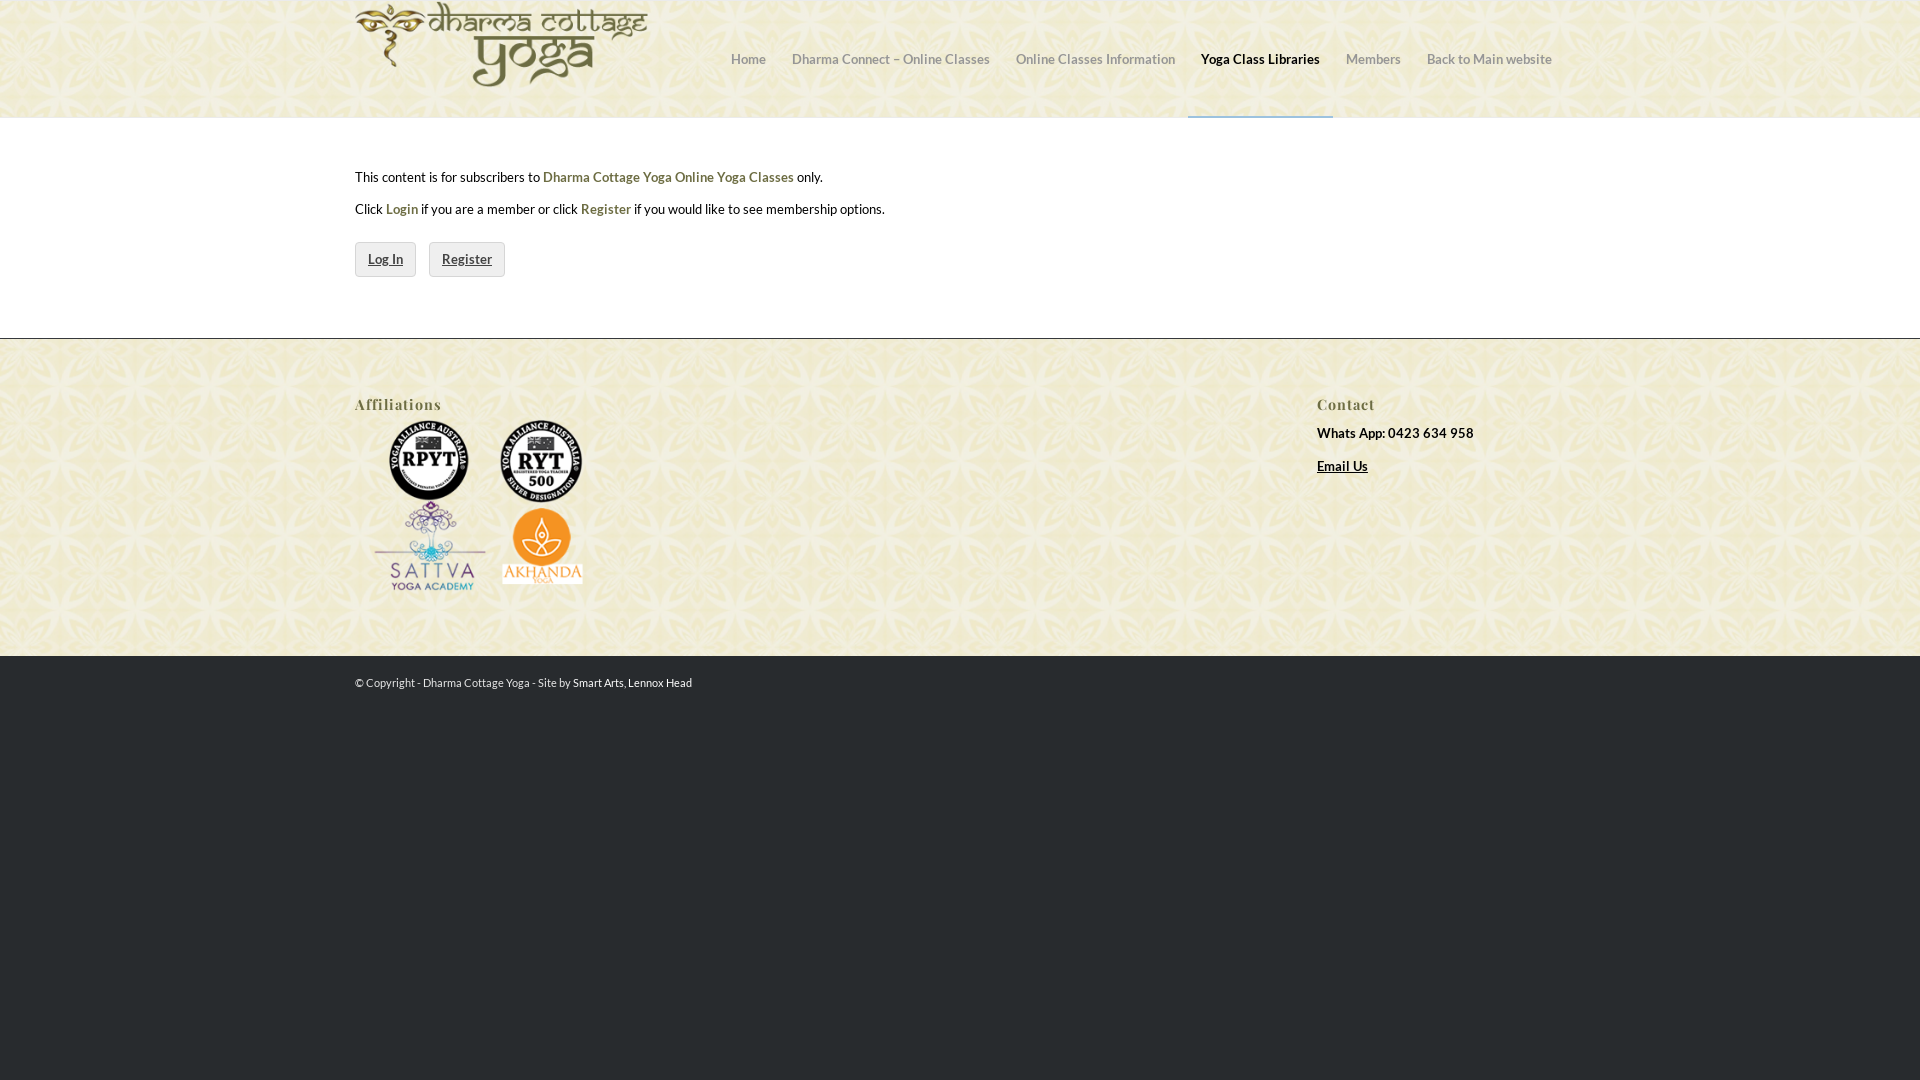  I want to click on 'Email Us', so click(1316, 466).